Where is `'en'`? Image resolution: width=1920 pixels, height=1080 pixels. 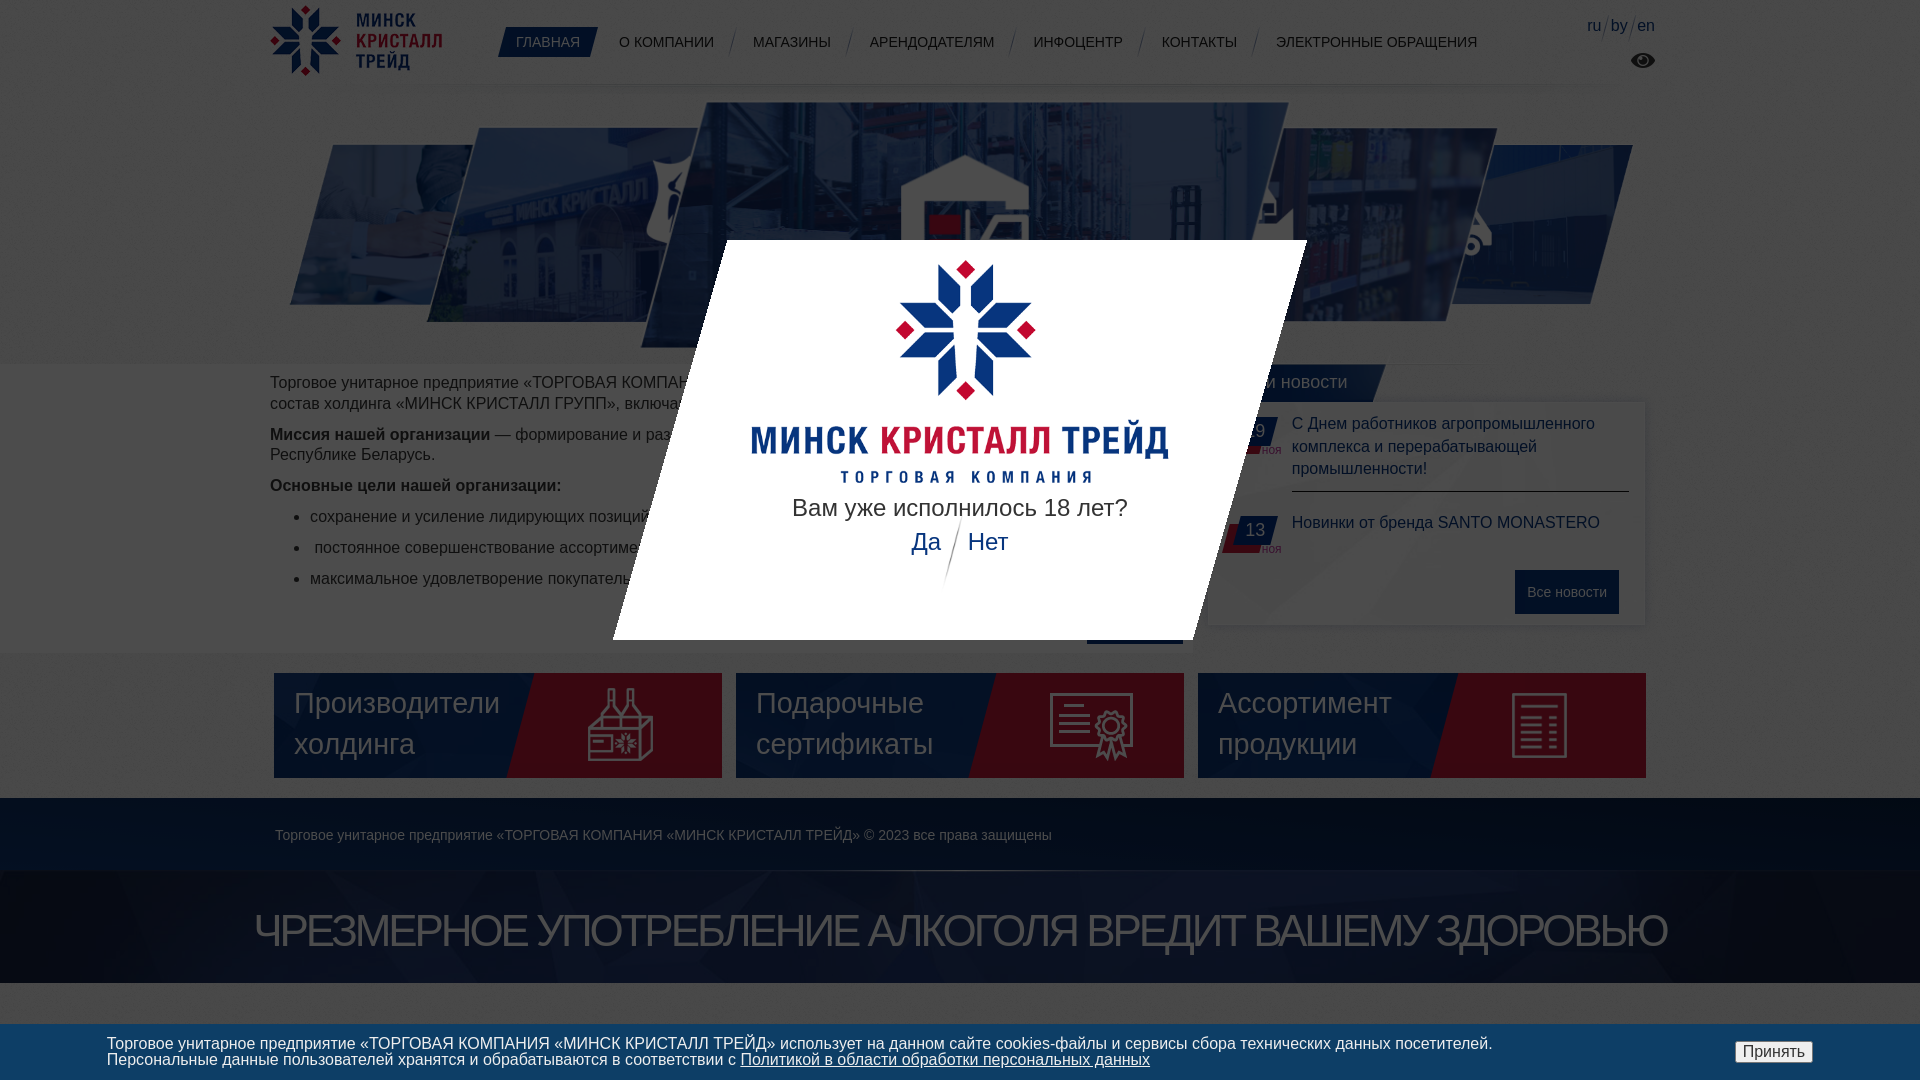 'en' is located at coordinates (1636, 25).